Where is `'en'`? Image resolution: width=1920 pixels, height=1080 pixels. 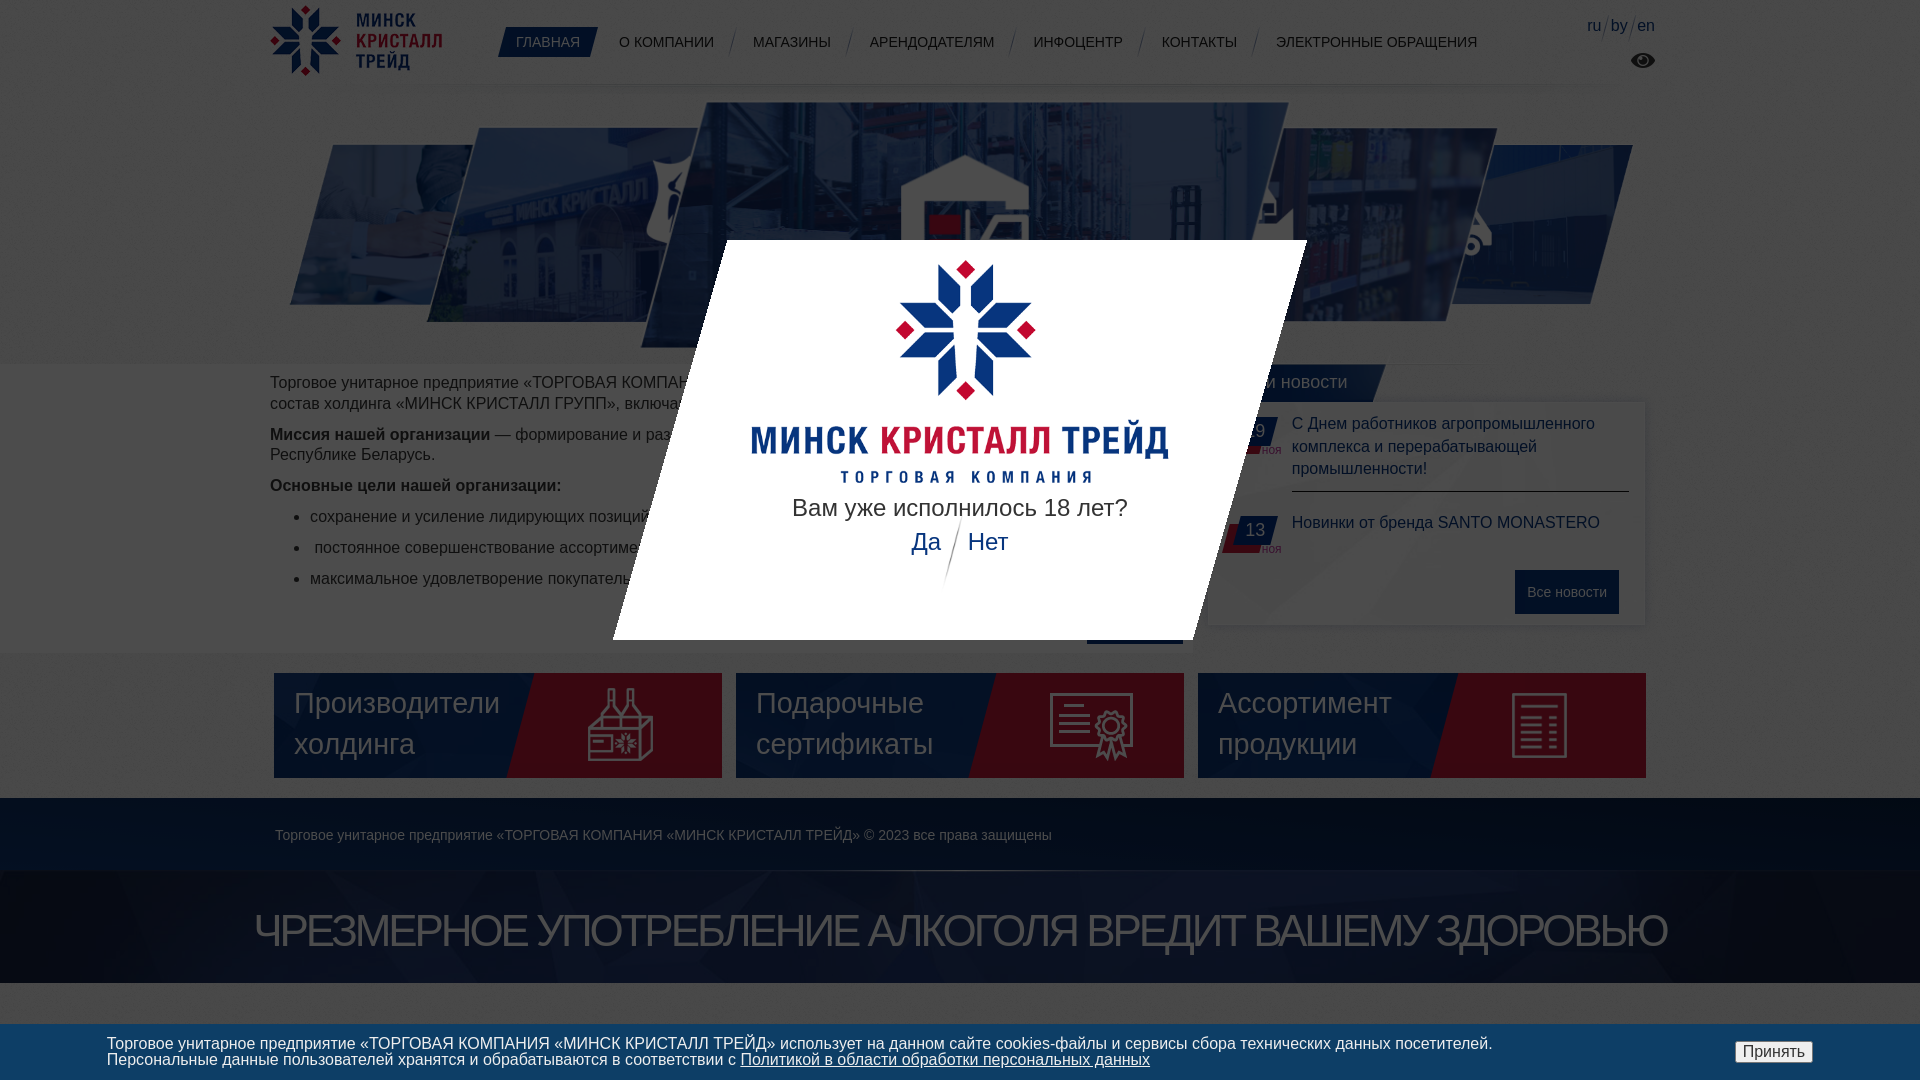 'en' is located at coordinates (1636, 25).